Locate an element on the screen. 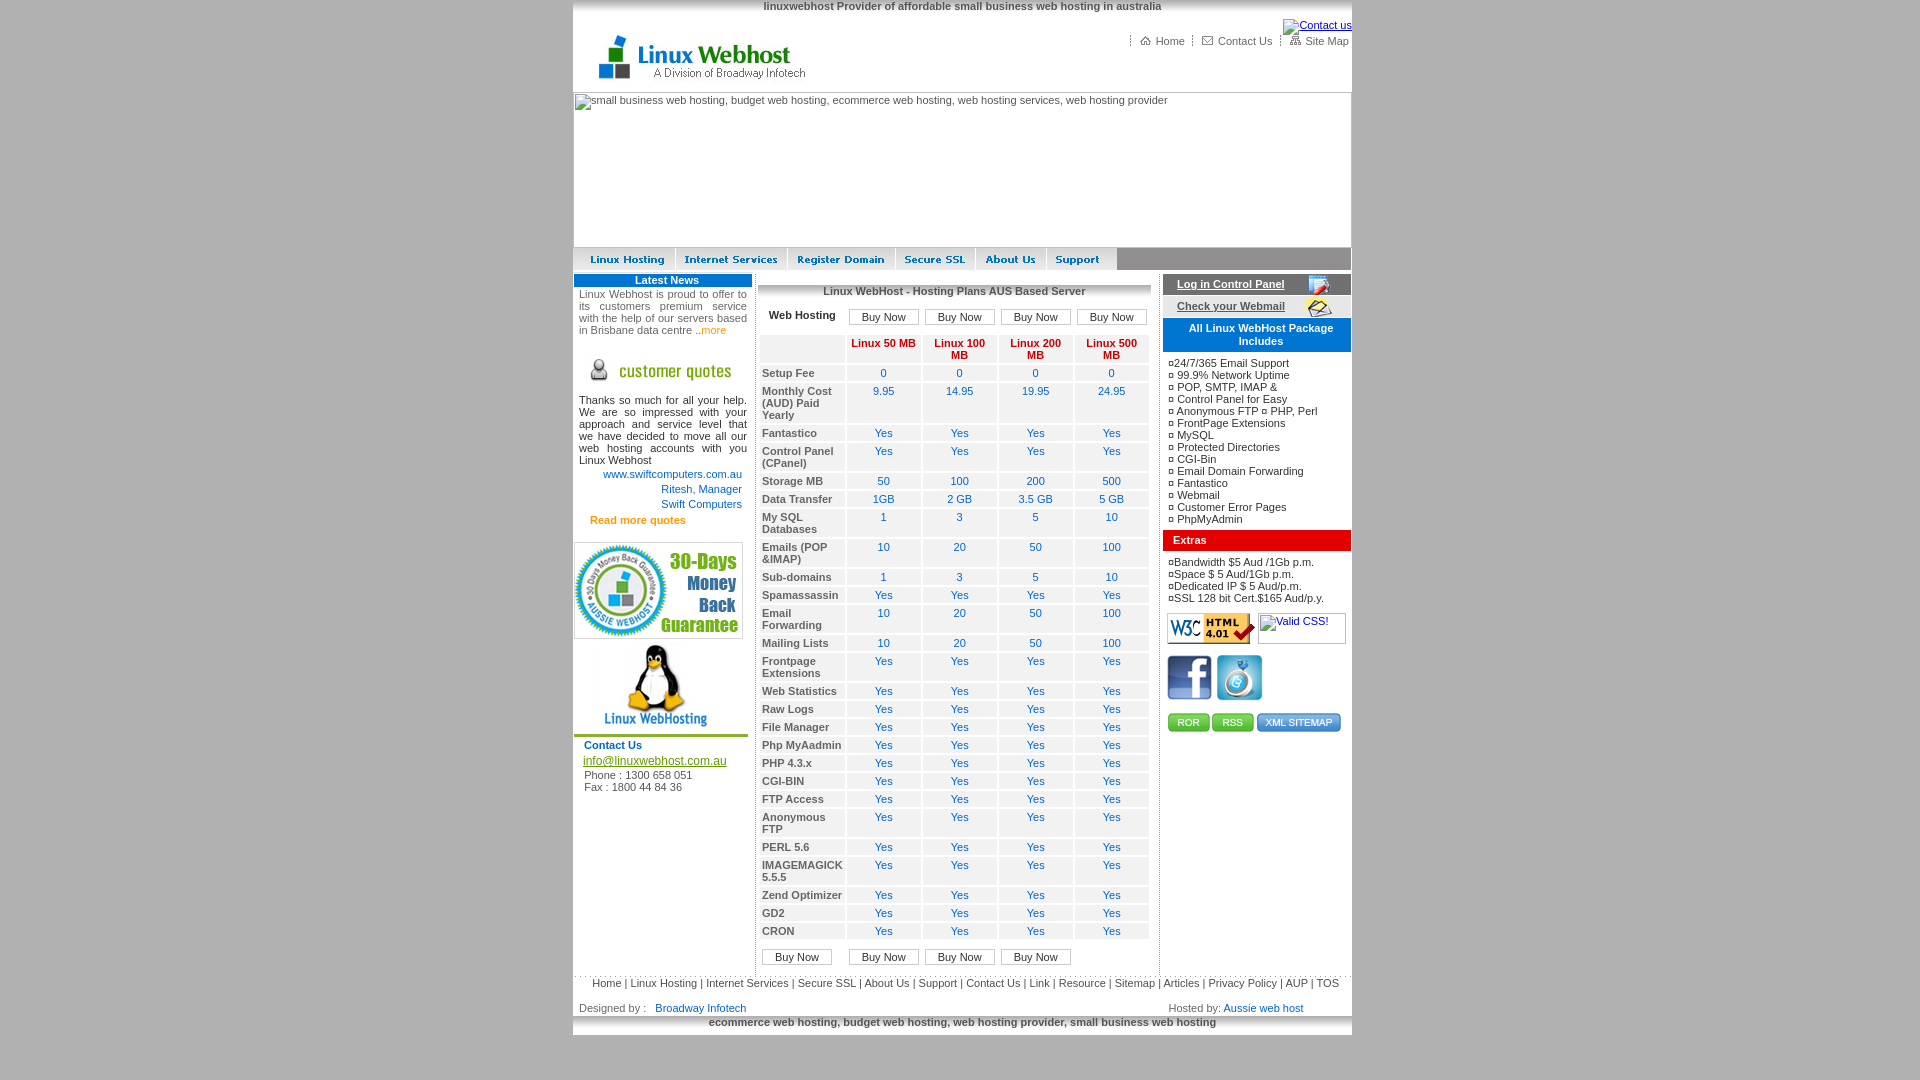  'Sitemap' is located at coordinates (1136, 982).